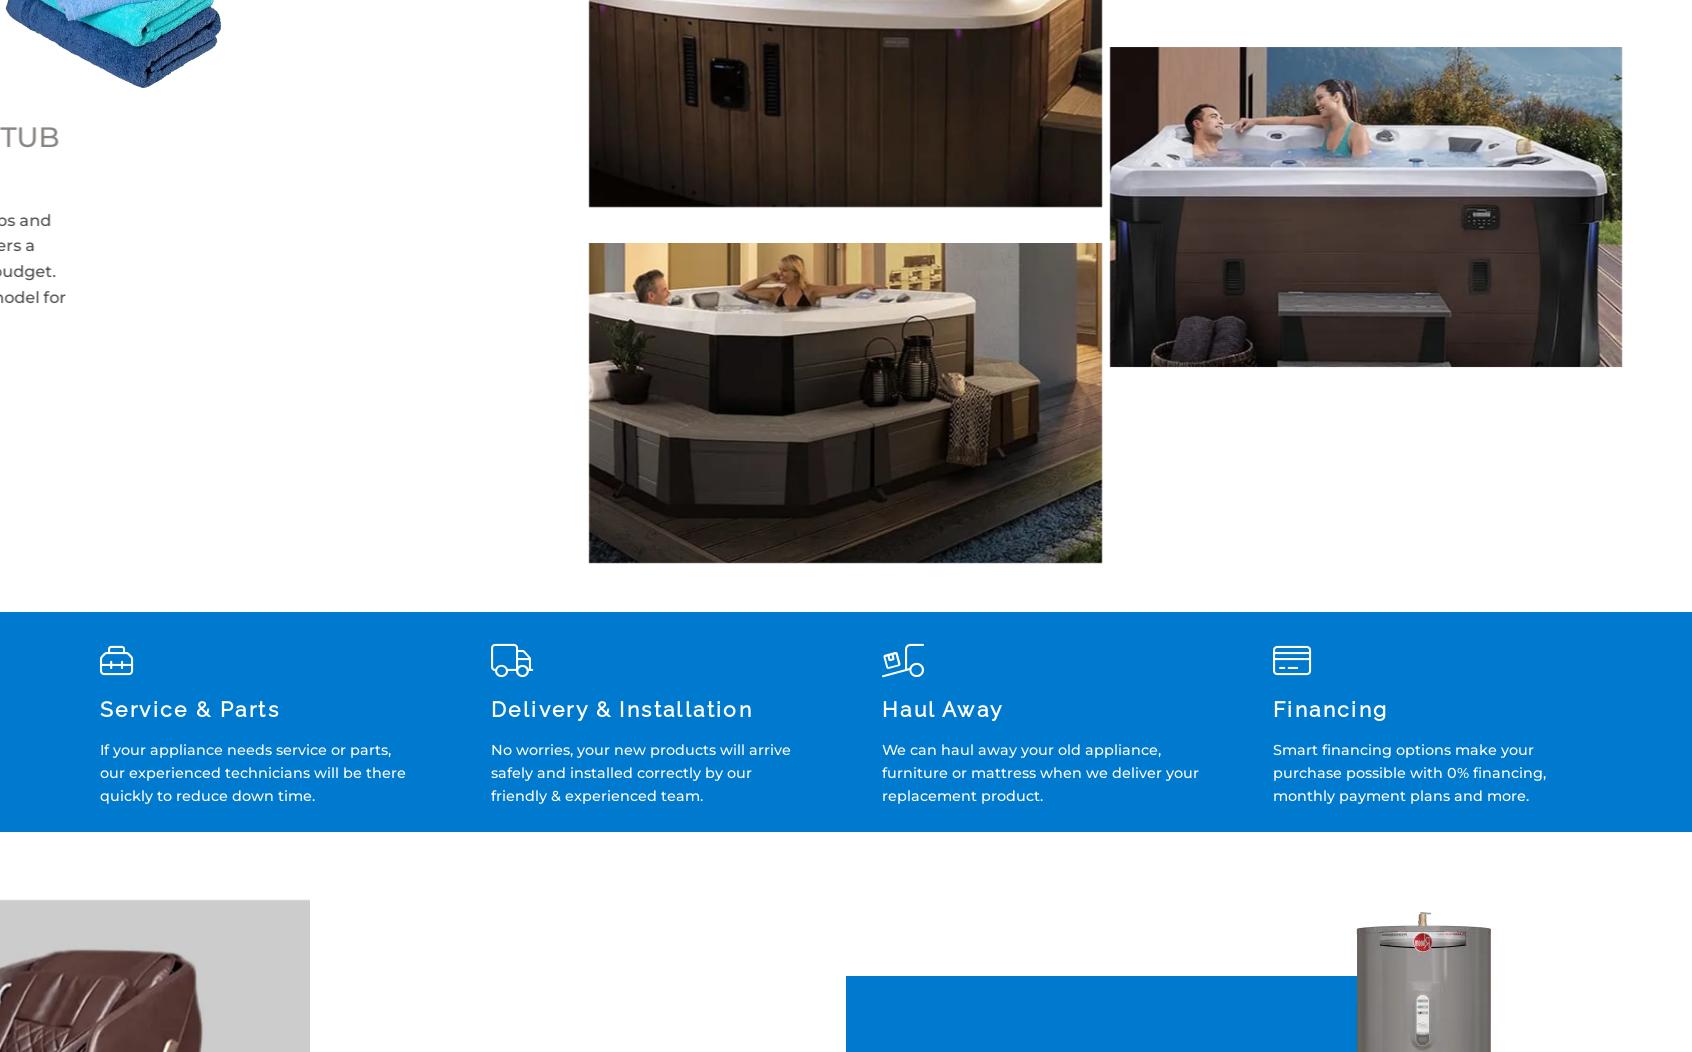  What do you see at coordinates (1409, 772) in the screenshot?
I see `'Smart financing options make your purchase possible with 0% financing, monthly payment plans and more.'` at bounding box center [1409, 772].